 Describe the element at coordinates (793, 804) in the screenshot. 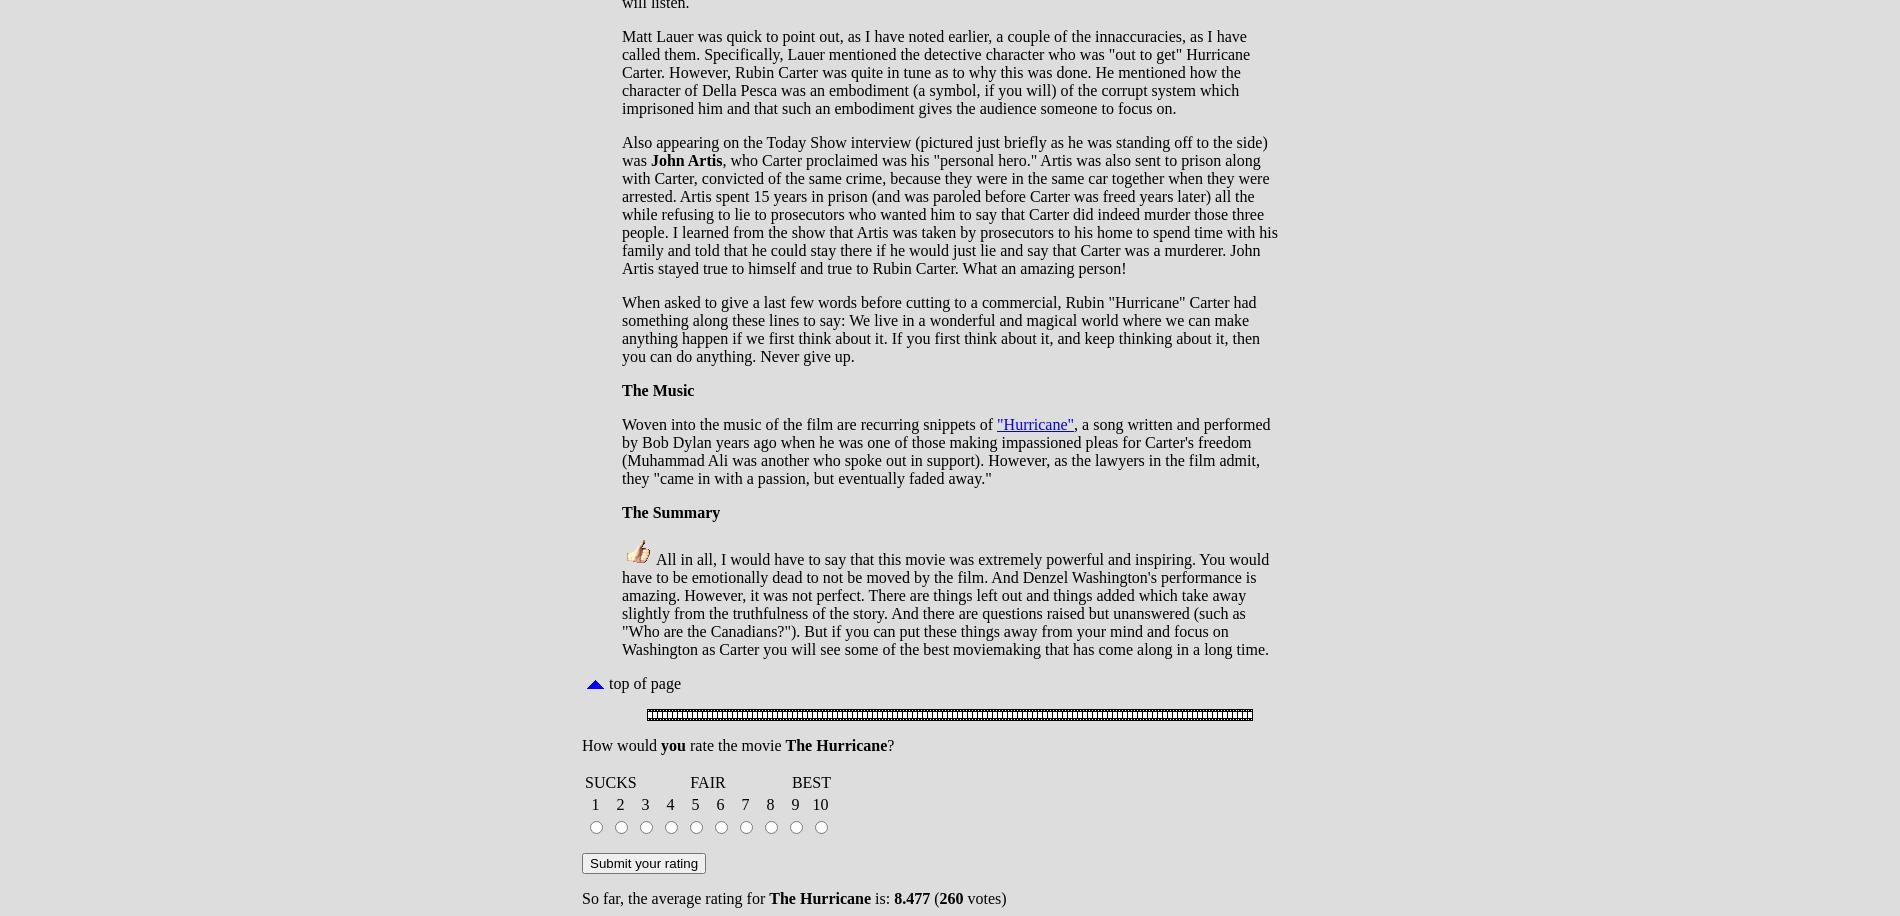

I see `'9'` at that location.